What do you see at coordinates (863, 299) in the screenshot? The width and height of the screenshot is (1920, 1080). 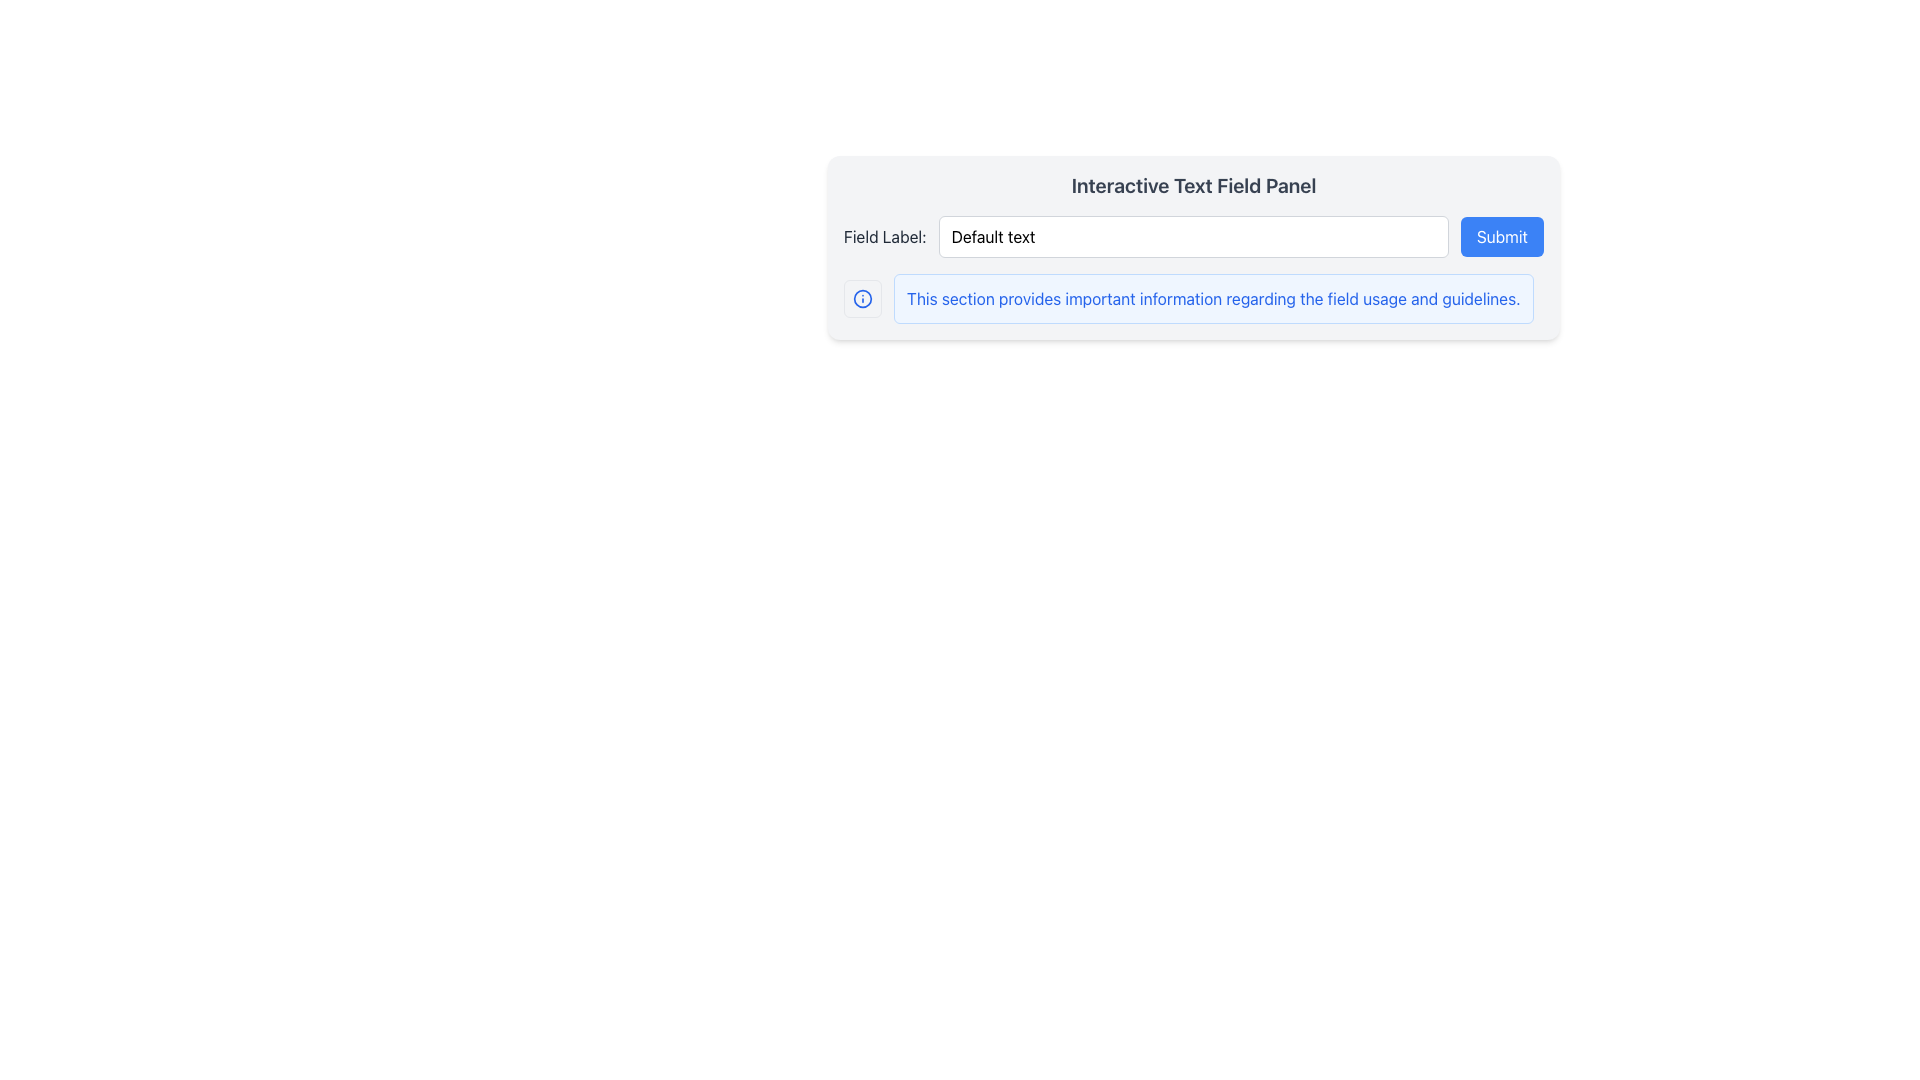 I see `the information icon located at the bottom-left of the rectangular panel` at bounding box center [863, 299].